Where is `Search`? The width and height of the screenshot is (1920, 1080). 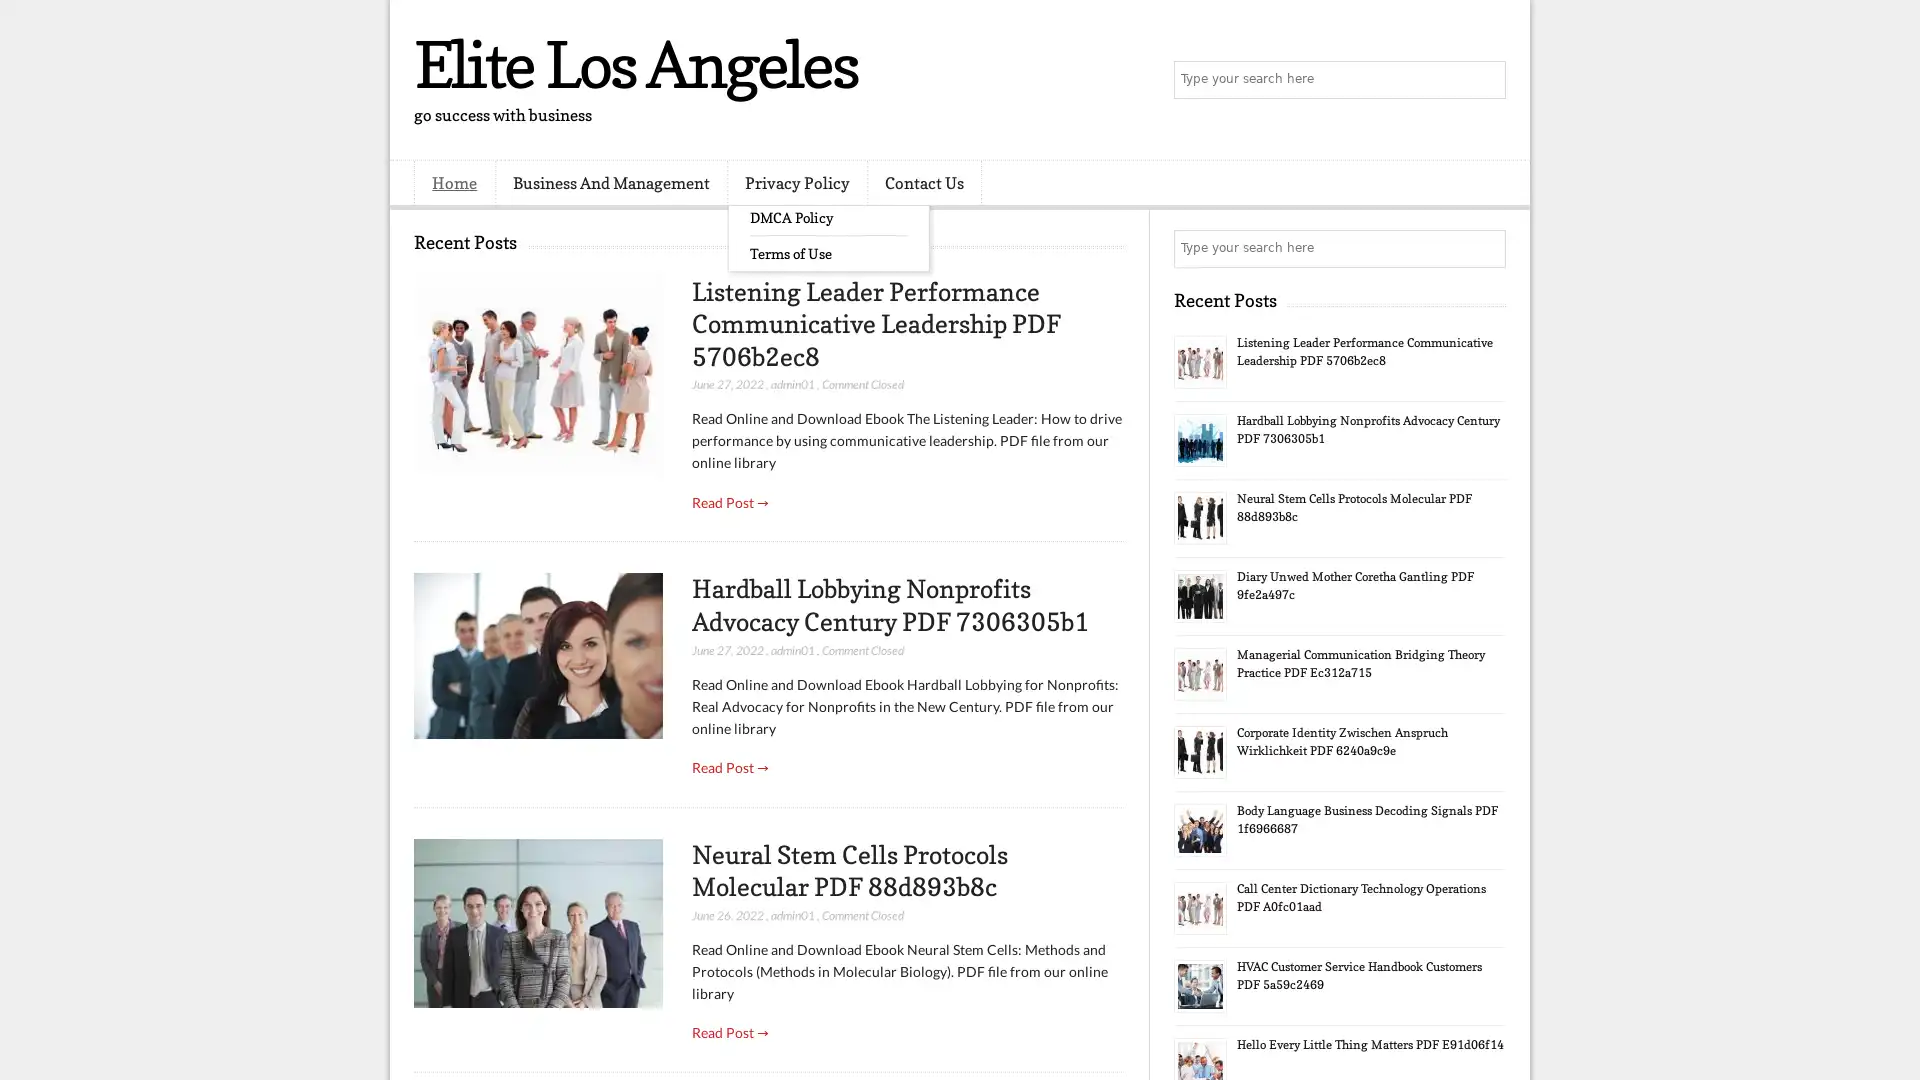
Search is located at coordinates (1485, 80).